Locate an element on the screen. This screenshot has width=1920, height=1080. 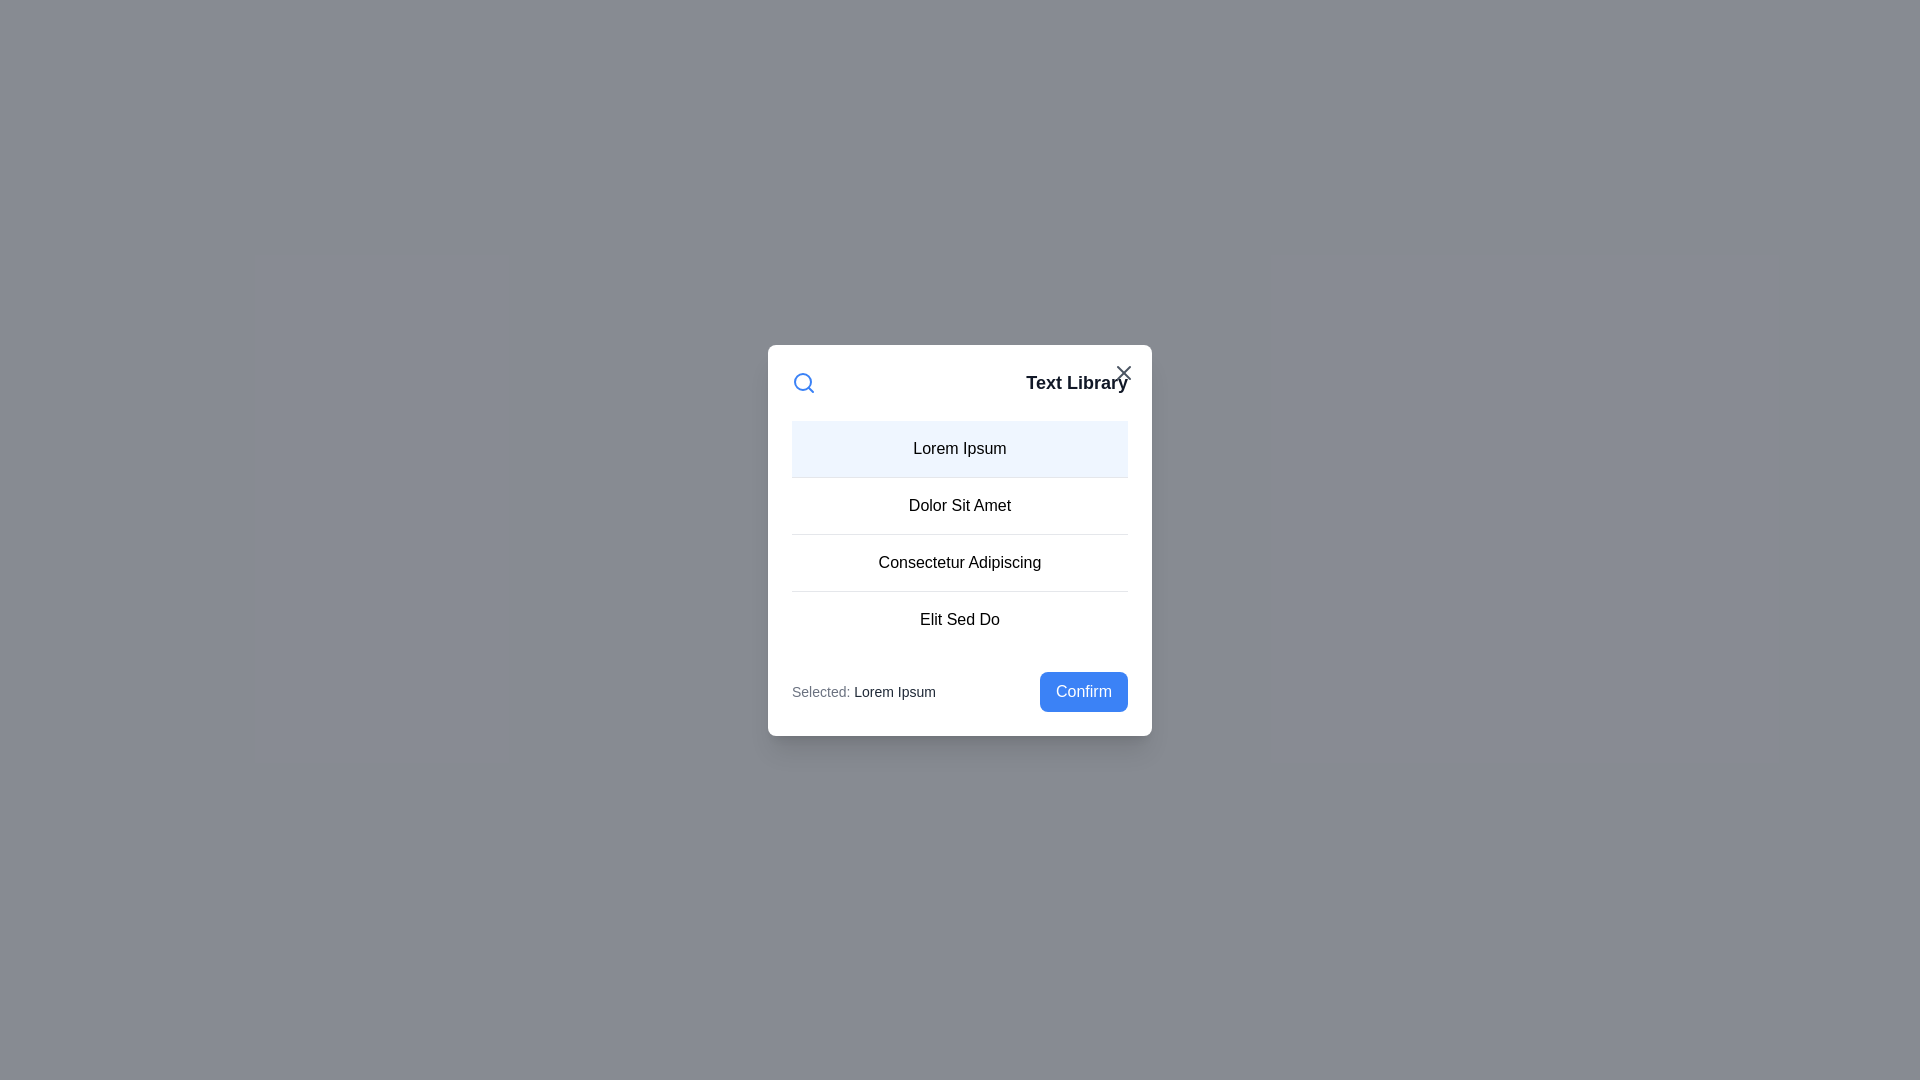
the list item corresponding to Lorem Ipsum to select it is located at coordinates (960, 447).